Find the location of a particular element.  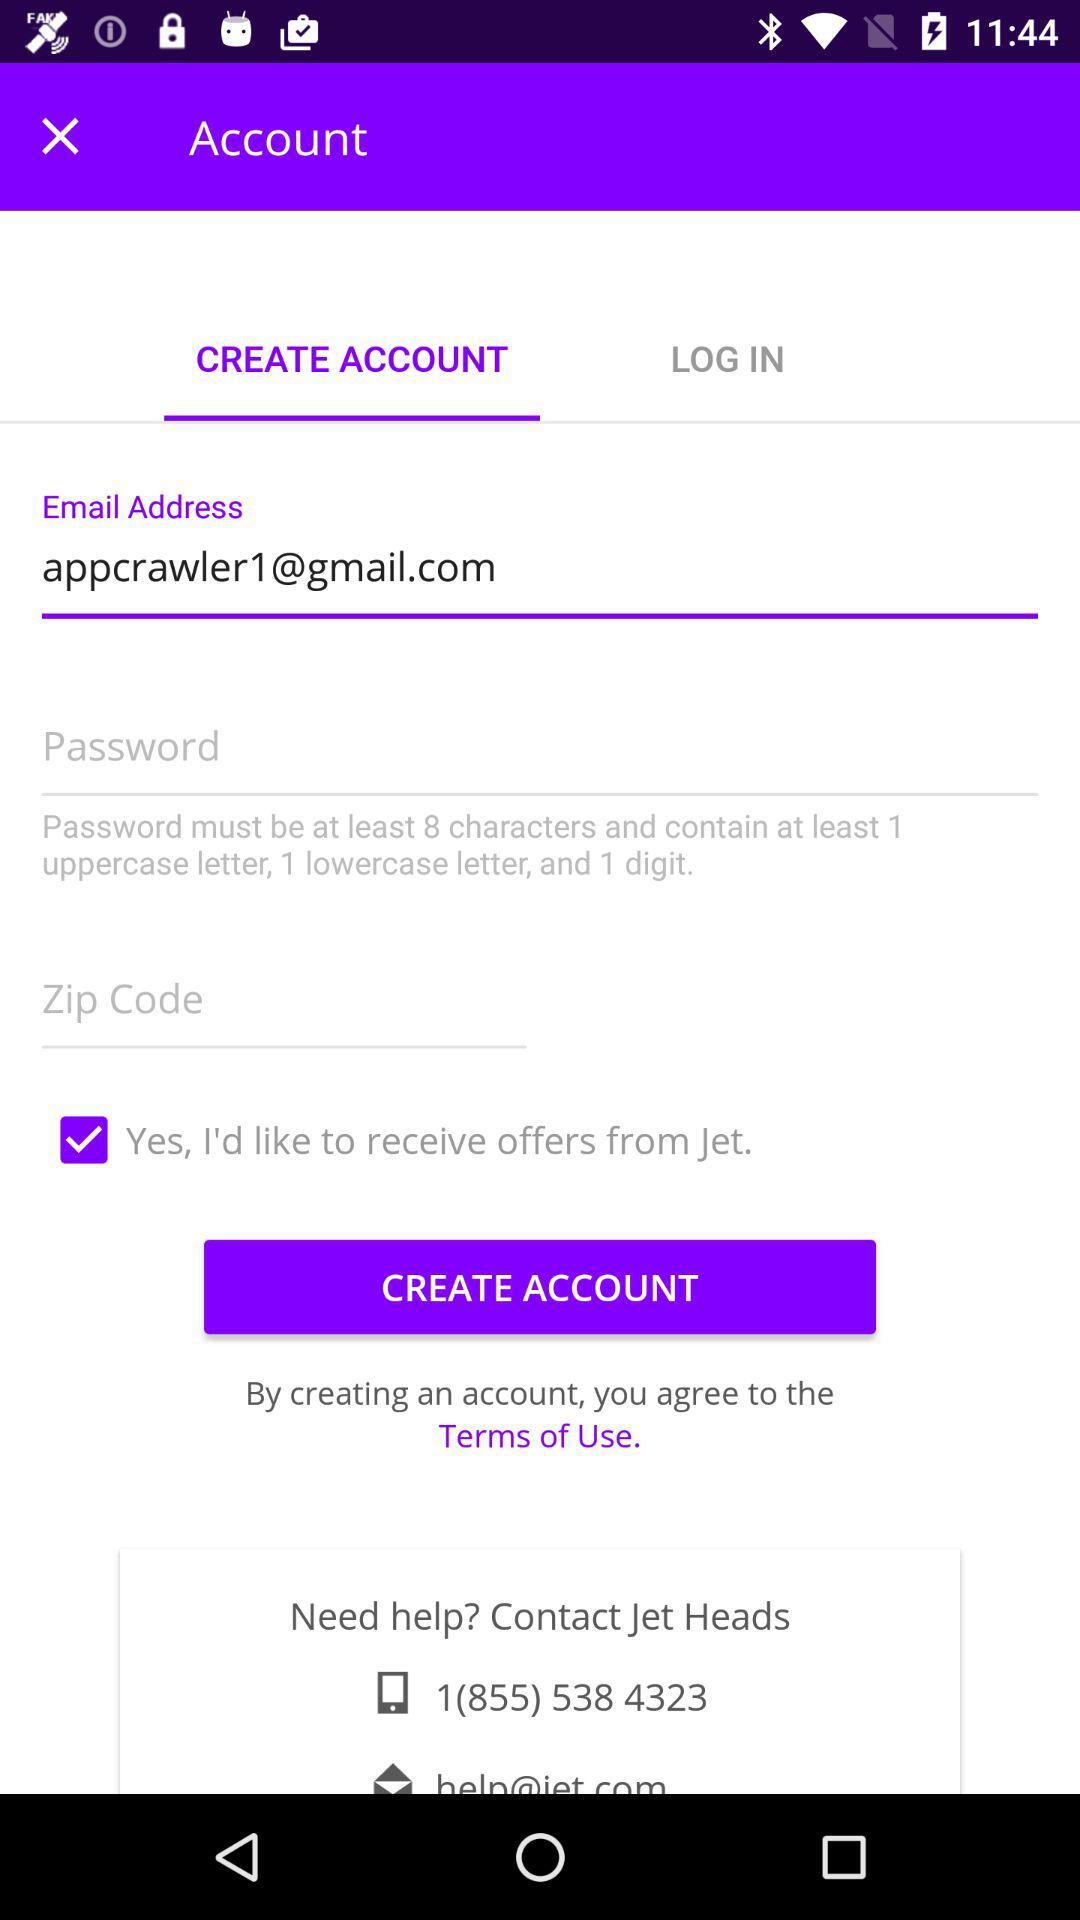

the icon above need help contact is located at coordinates (540, 1434).